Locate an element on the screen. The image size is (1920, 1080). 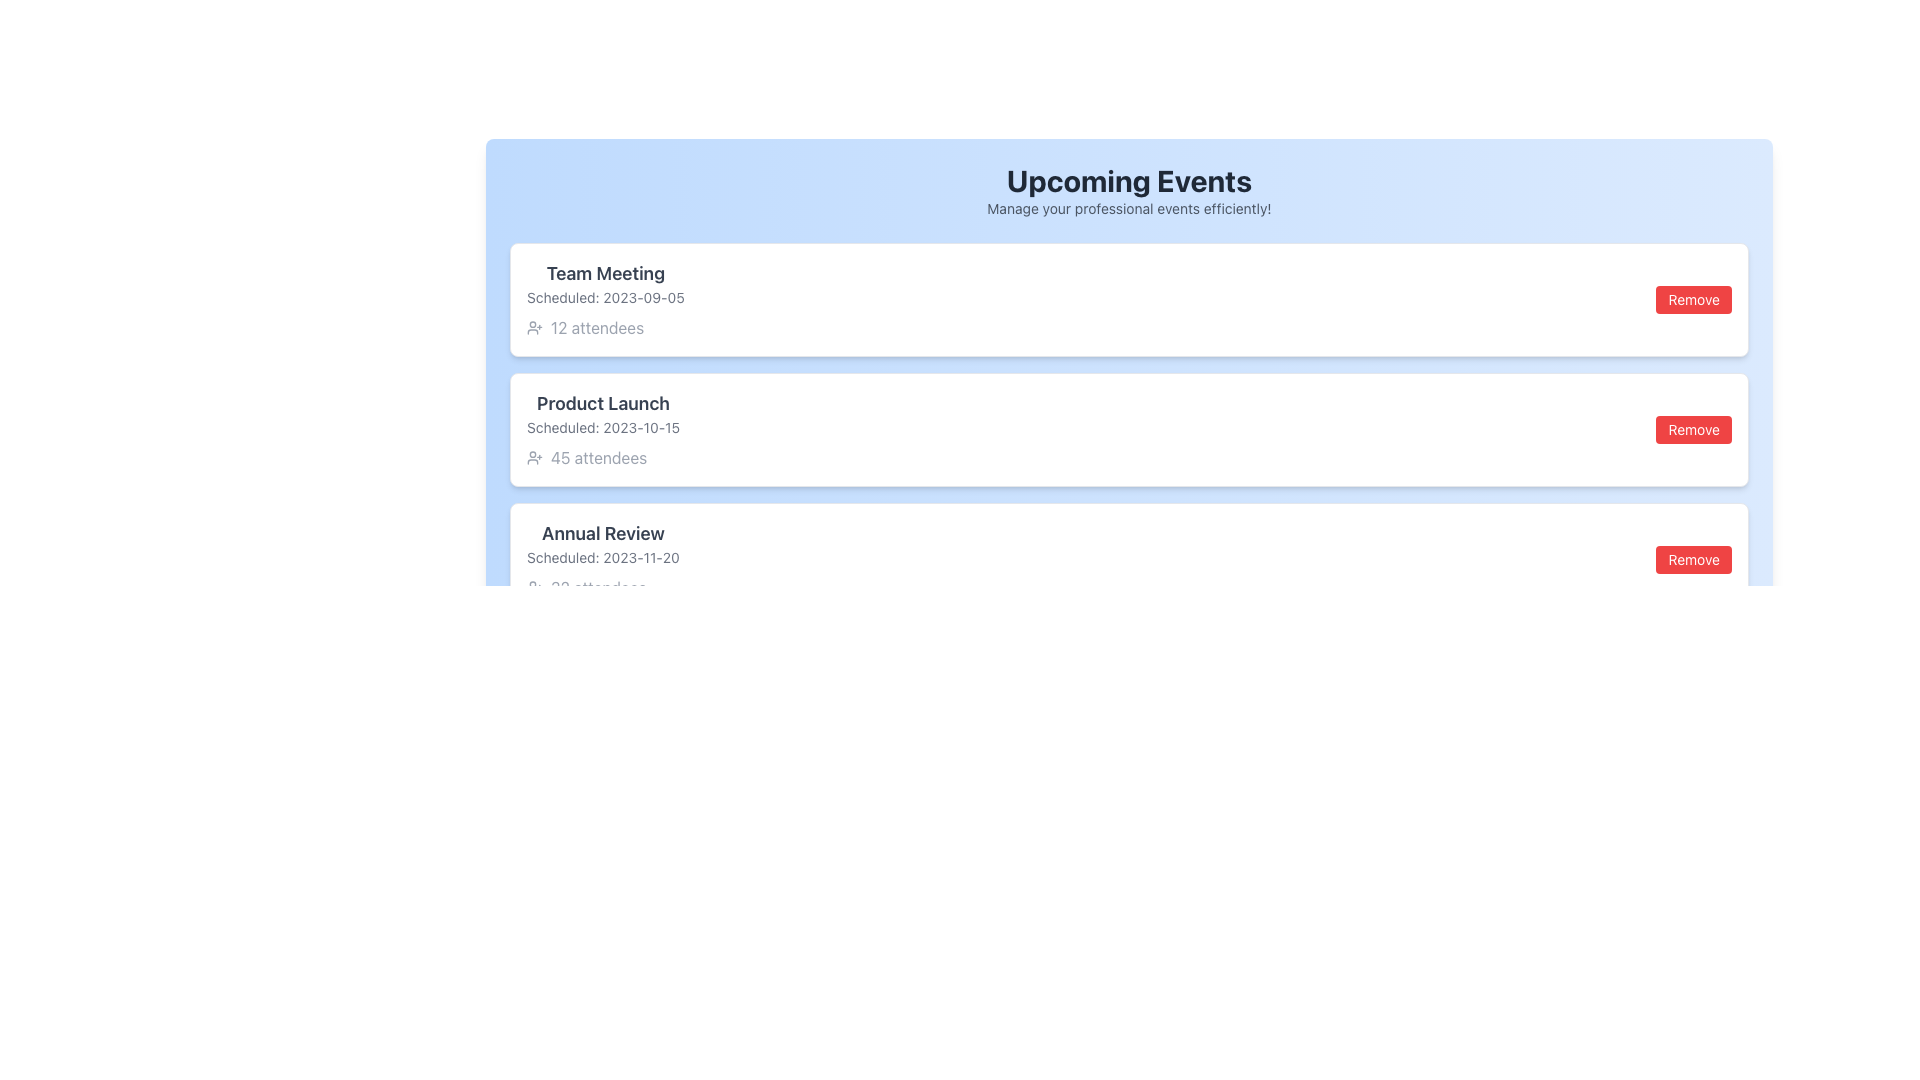
the button at the far right end of the 'Product Launch' event is located at coordinates (1693, 428).